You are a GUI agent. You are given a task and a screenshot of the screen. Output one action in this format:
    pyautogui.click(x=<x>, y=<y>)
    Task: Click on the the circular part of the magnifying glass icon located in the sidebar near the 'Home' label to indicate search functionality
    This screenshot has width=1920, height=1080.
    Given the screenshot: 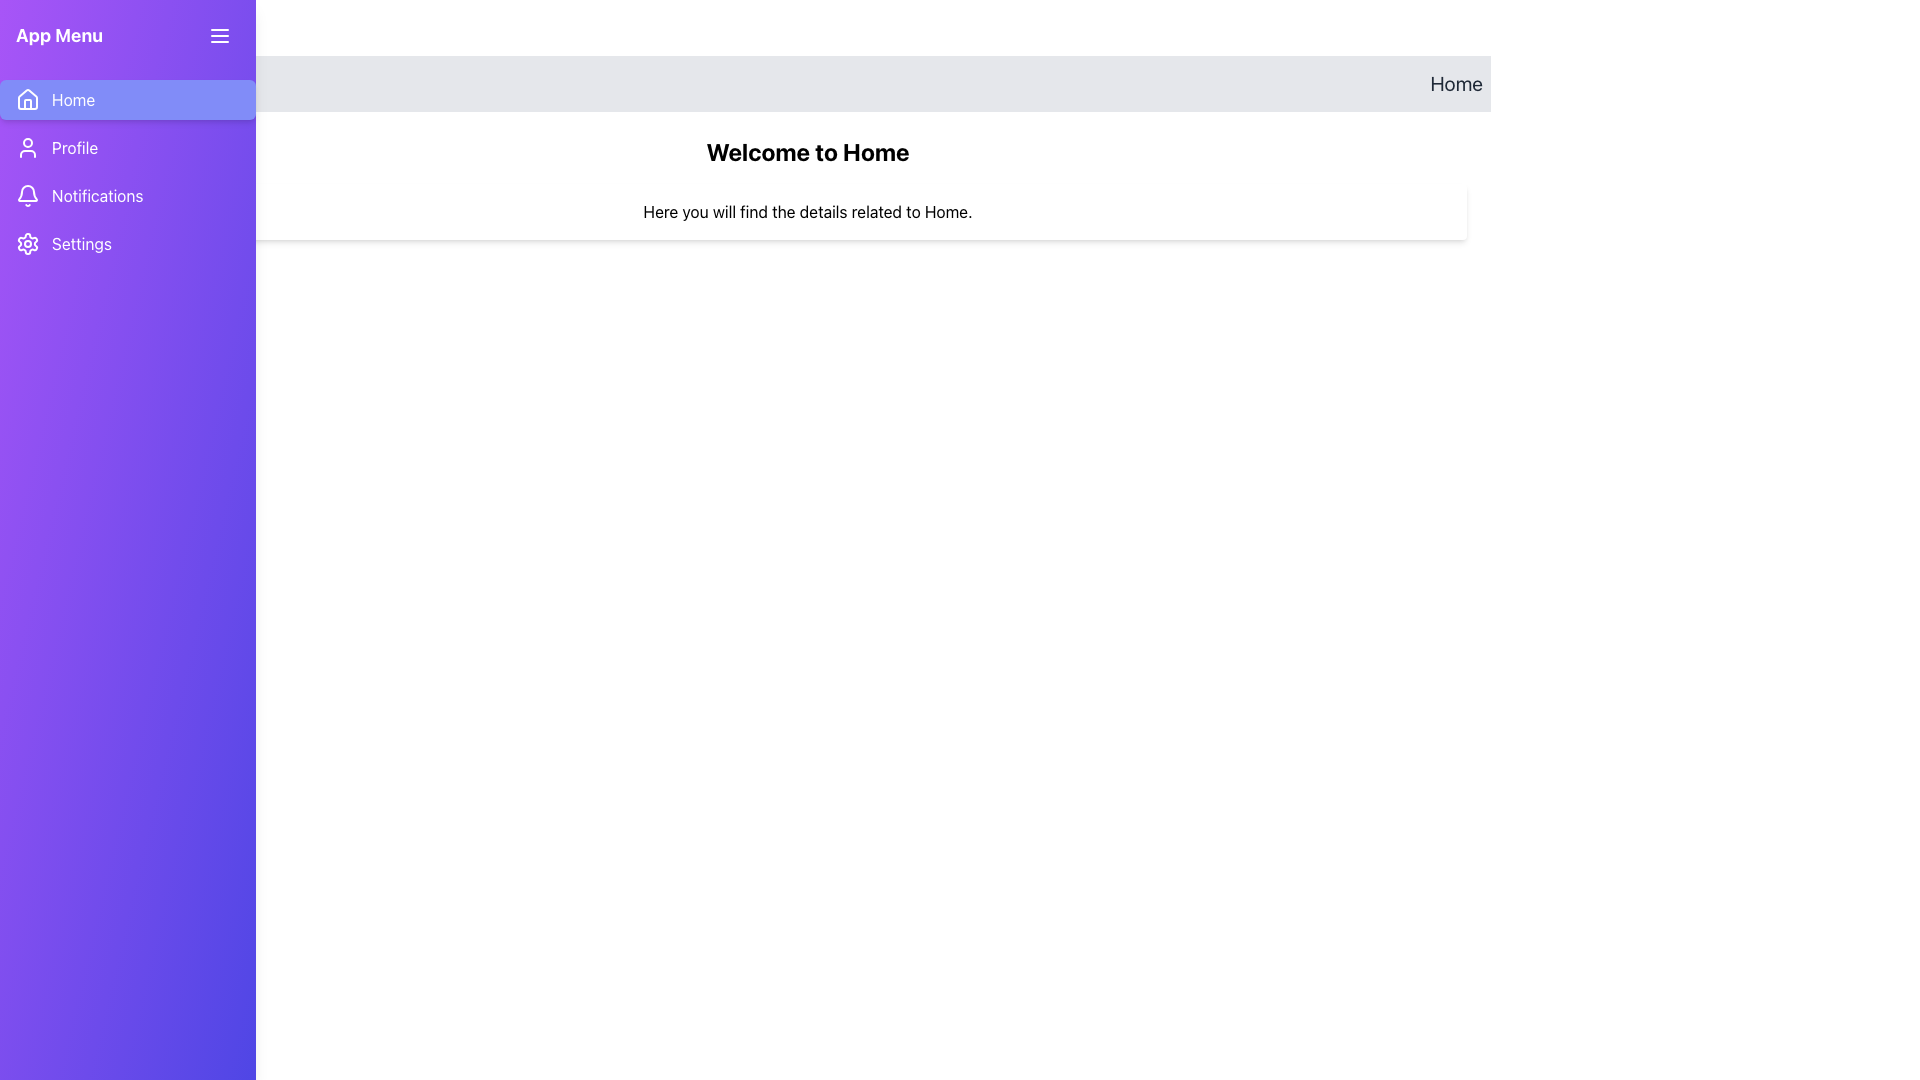 What is the action you would take?
    pyautogui.click(x=151, y=82)
    